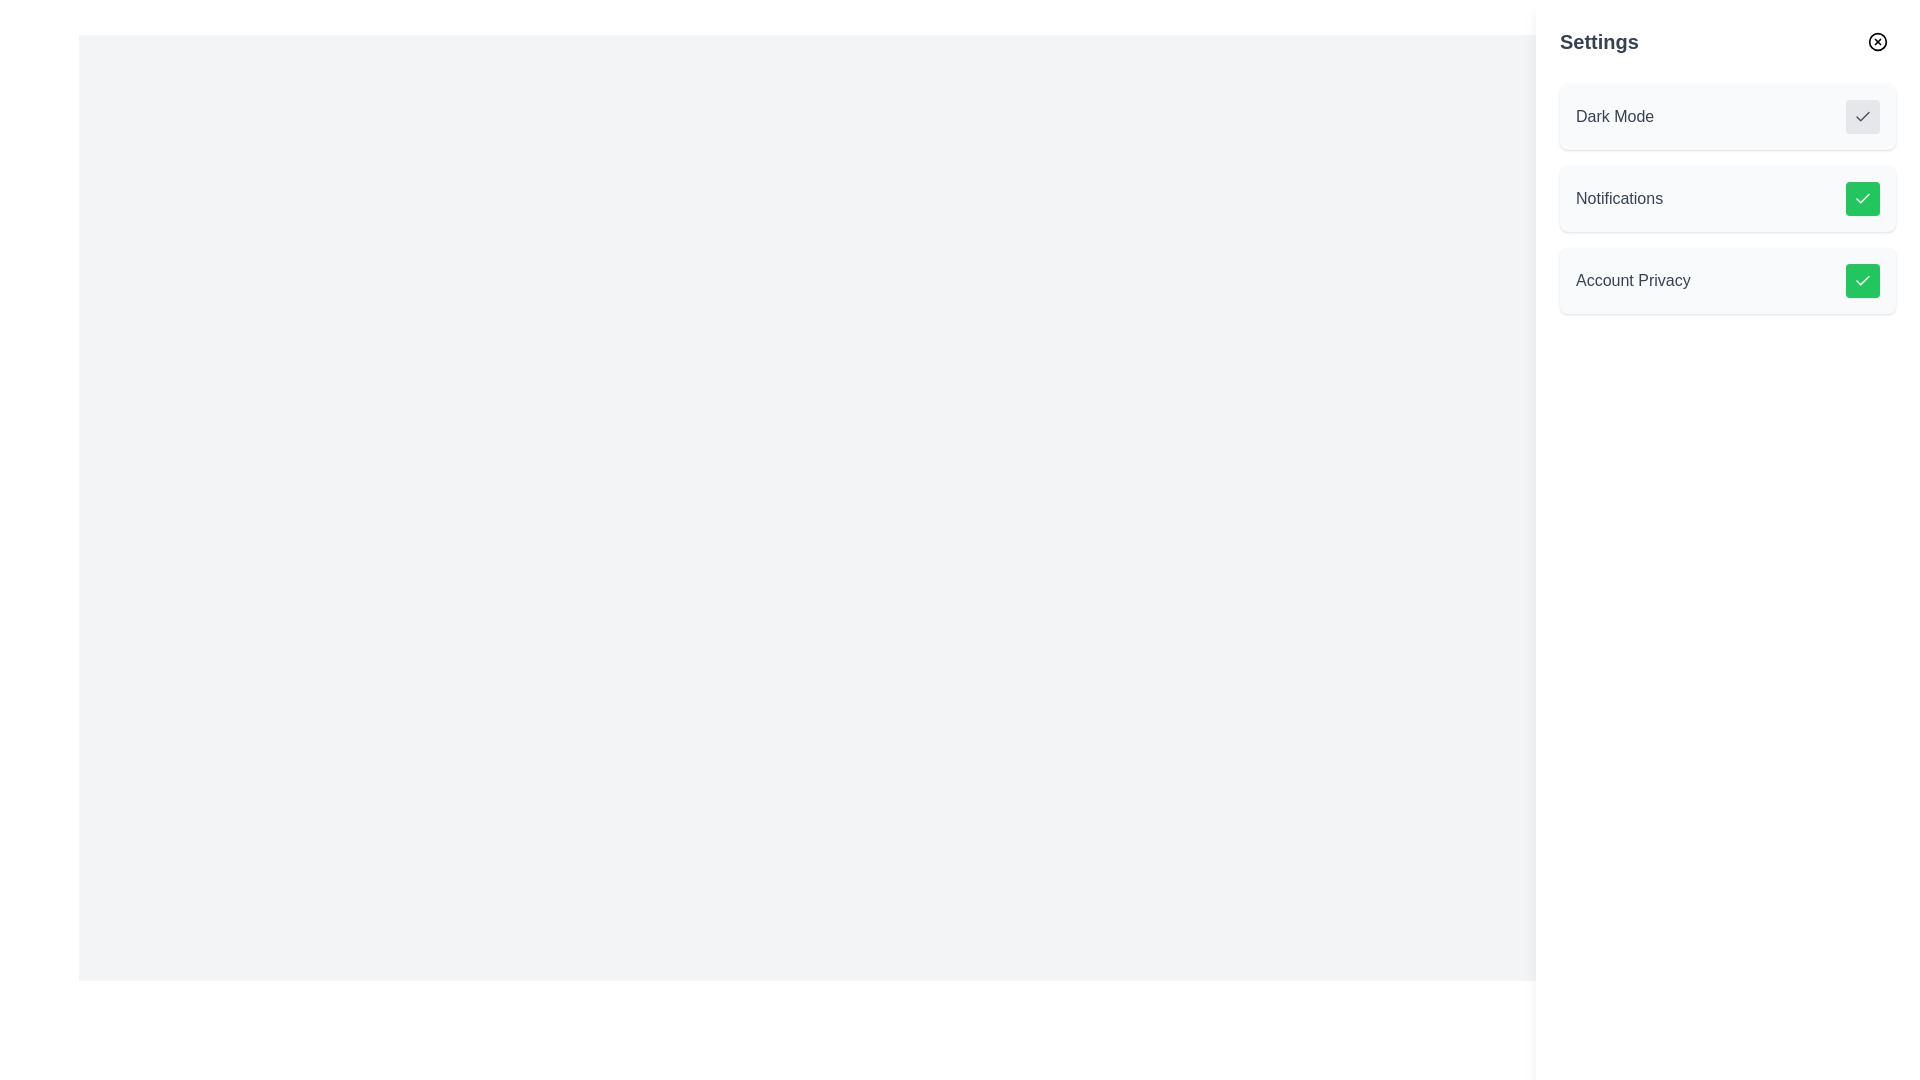  Describe the element at coordinates (1727, 199) in the screenshot. I see `the second list item in the 'Settings' section that controls or checks the status of the 'Notifications' setting` at that location.